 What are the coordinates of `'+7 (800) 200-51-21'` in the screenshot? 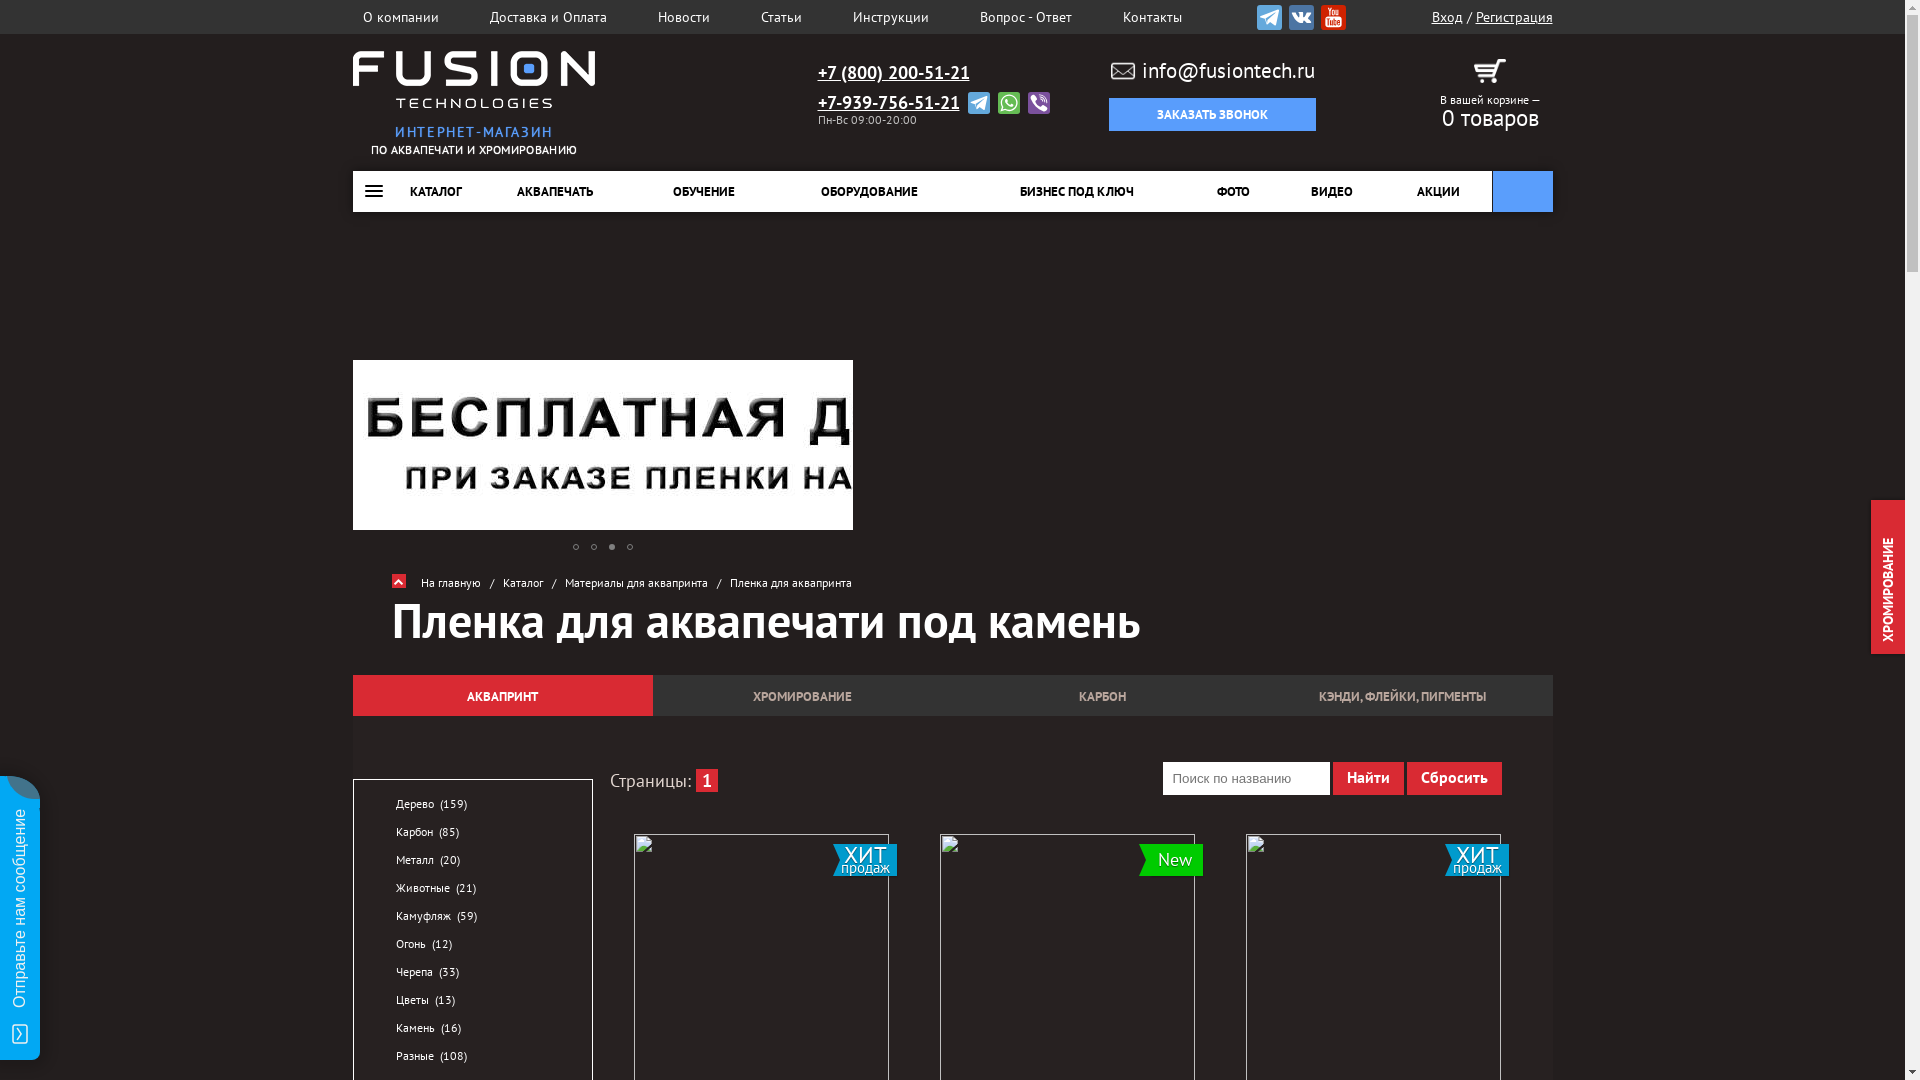 It's located at (892, 72).